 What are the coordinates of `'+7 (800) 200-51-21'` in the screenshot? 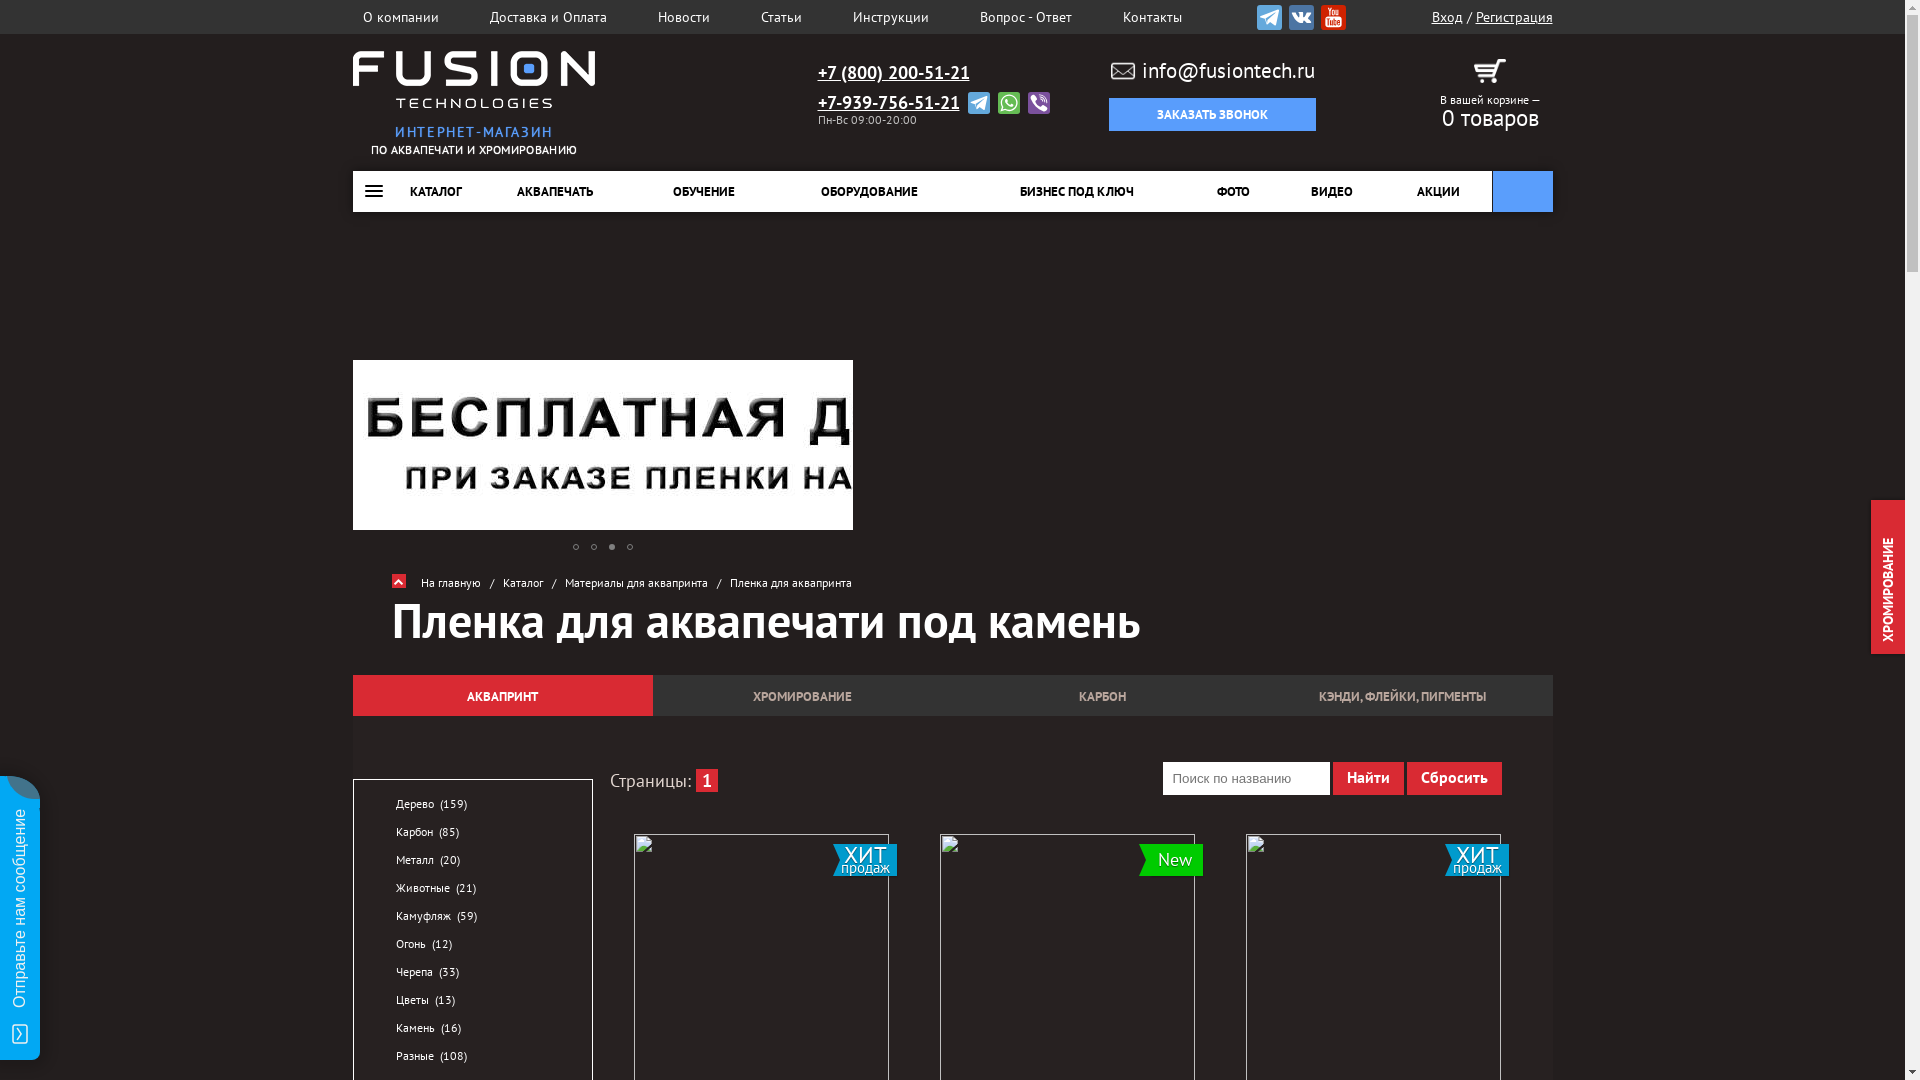 It's located at (892, 72).